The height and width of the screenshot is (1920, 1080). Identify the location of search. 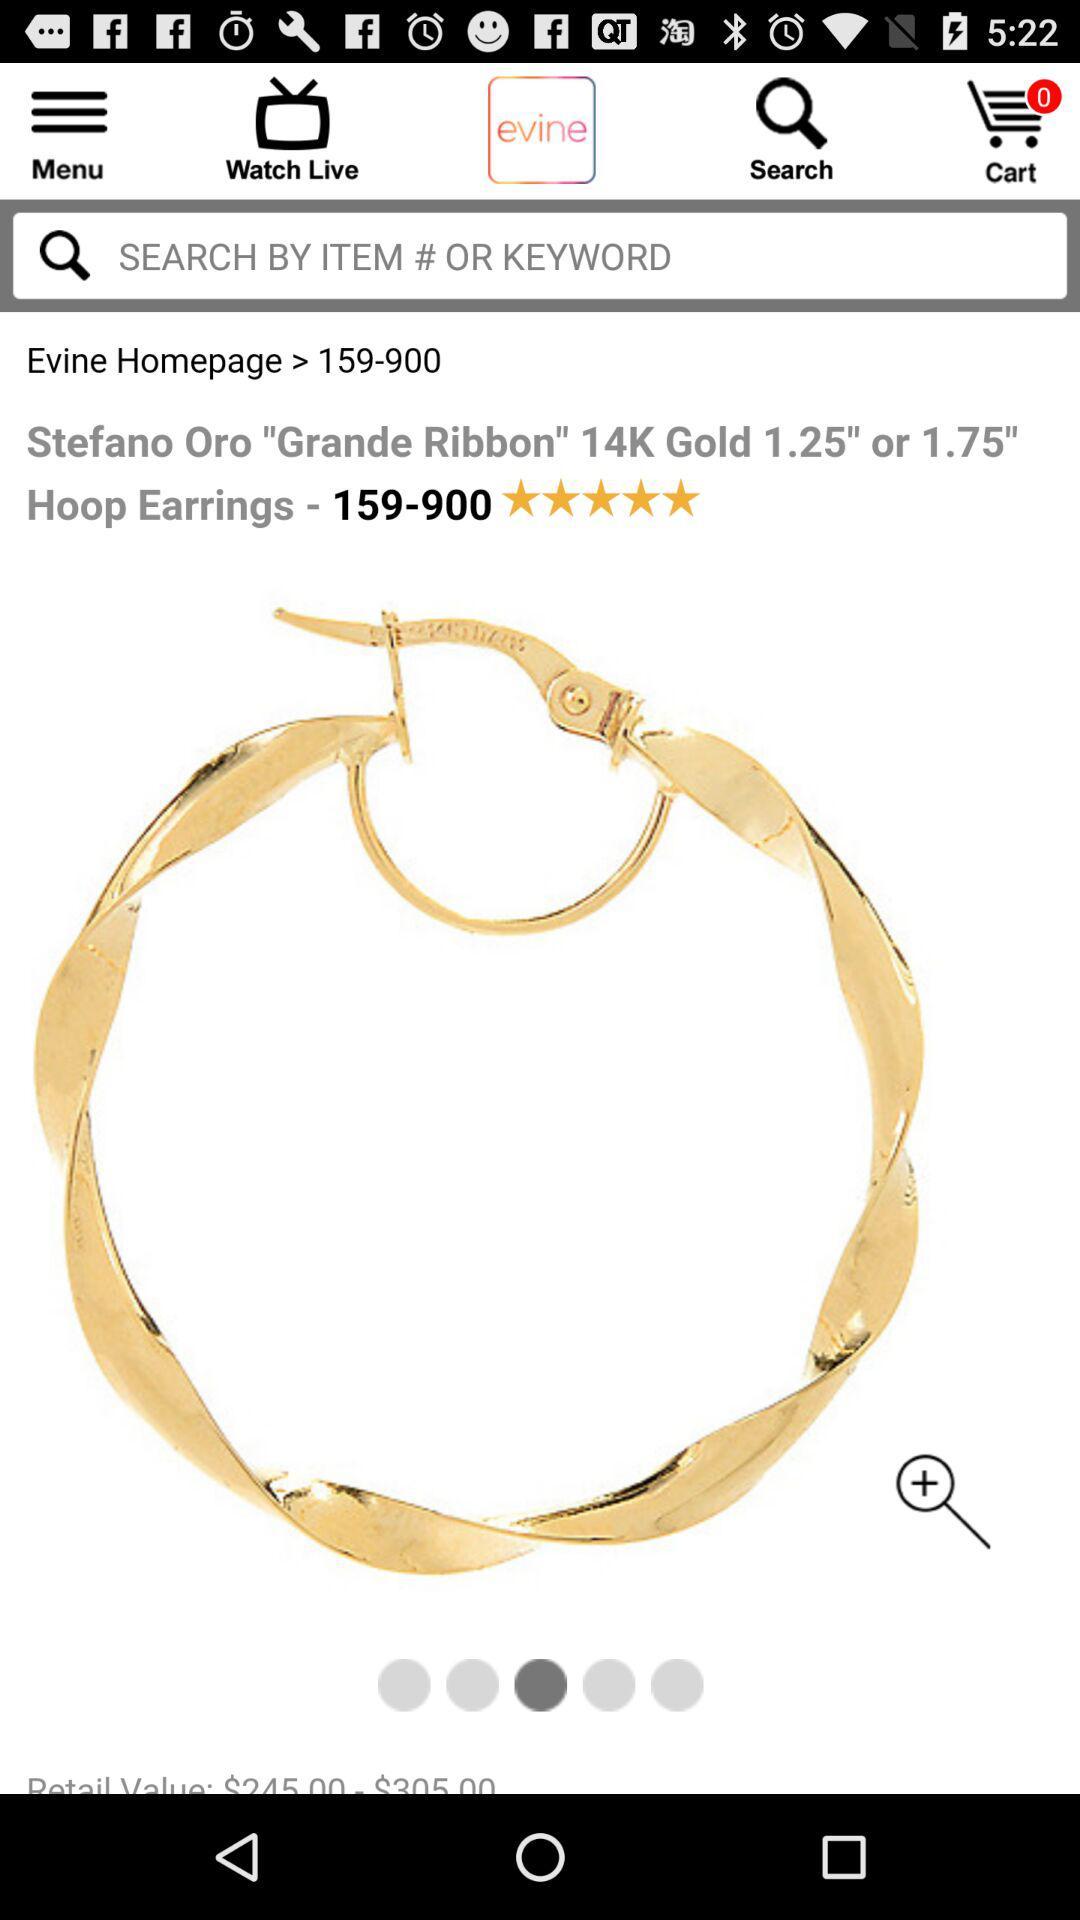
(790, 127).